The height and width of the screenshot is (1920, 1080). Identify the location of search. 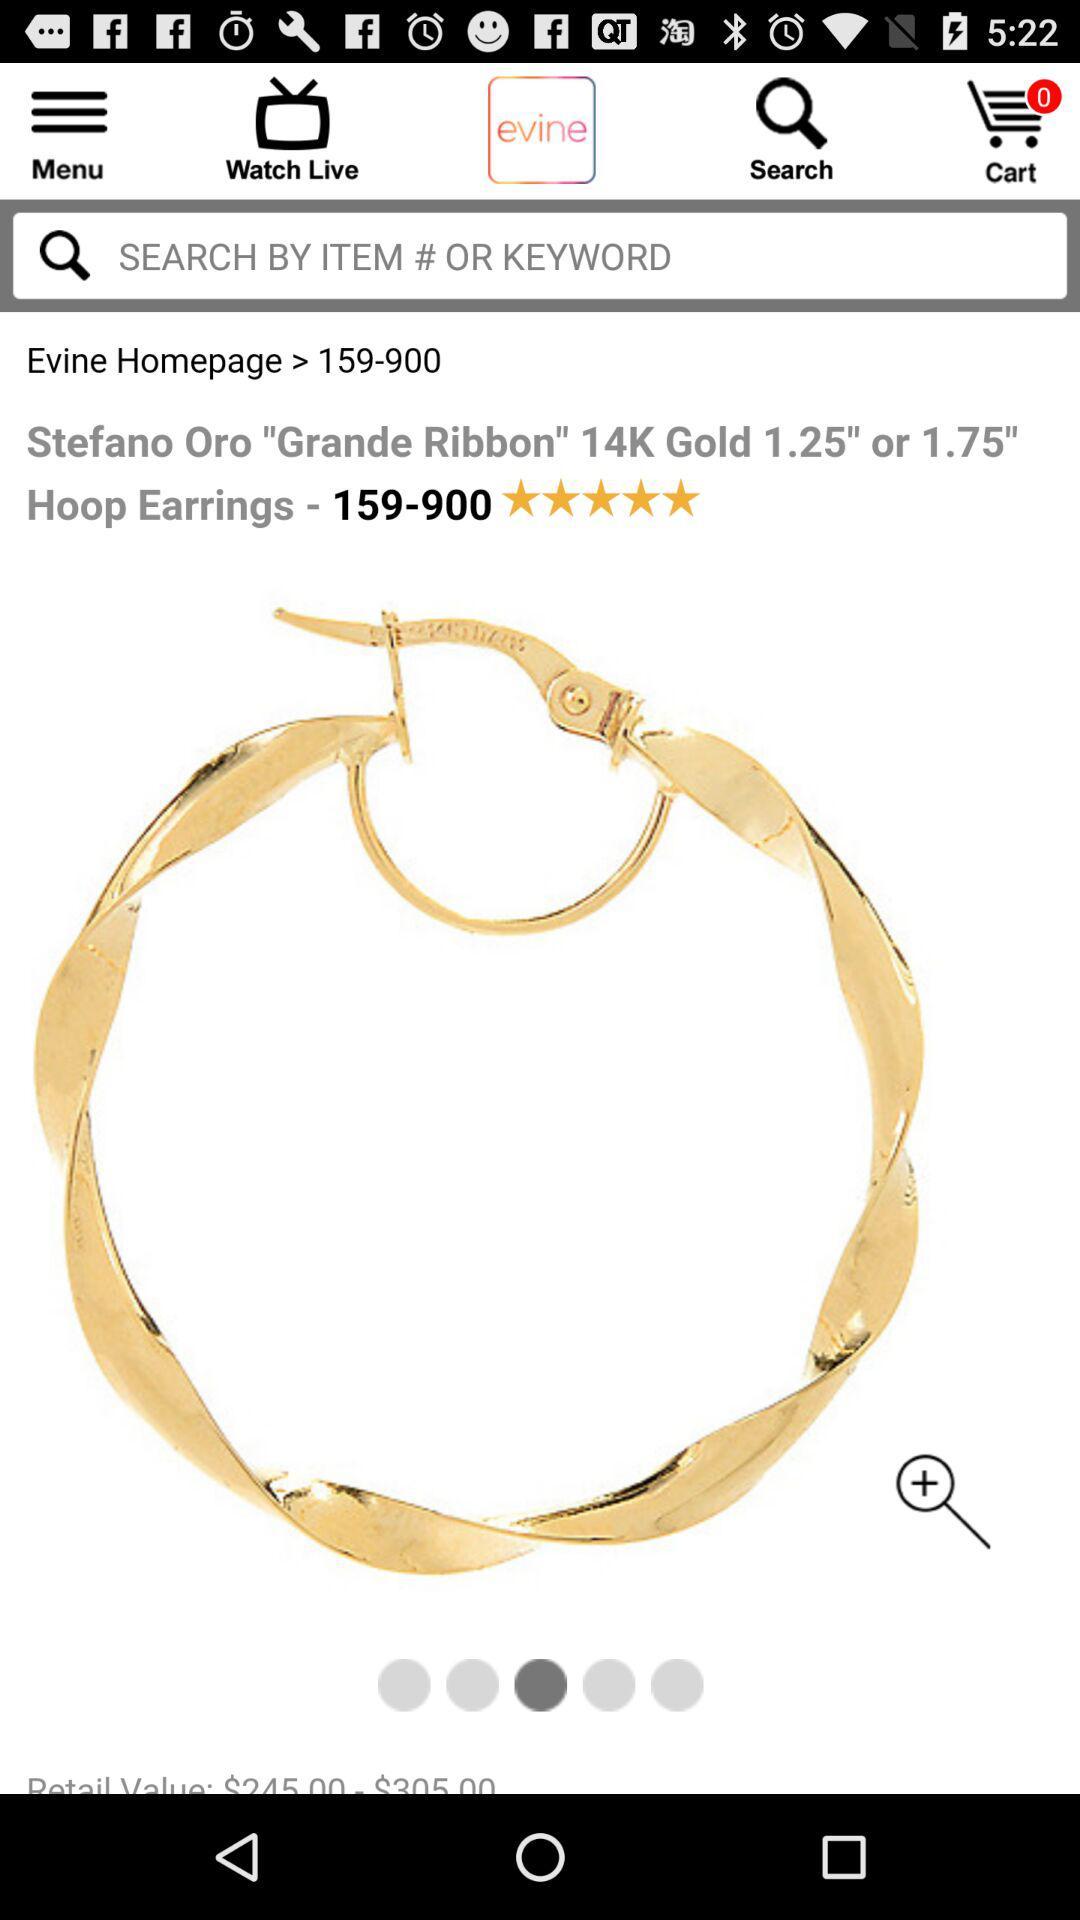
(790, 127).